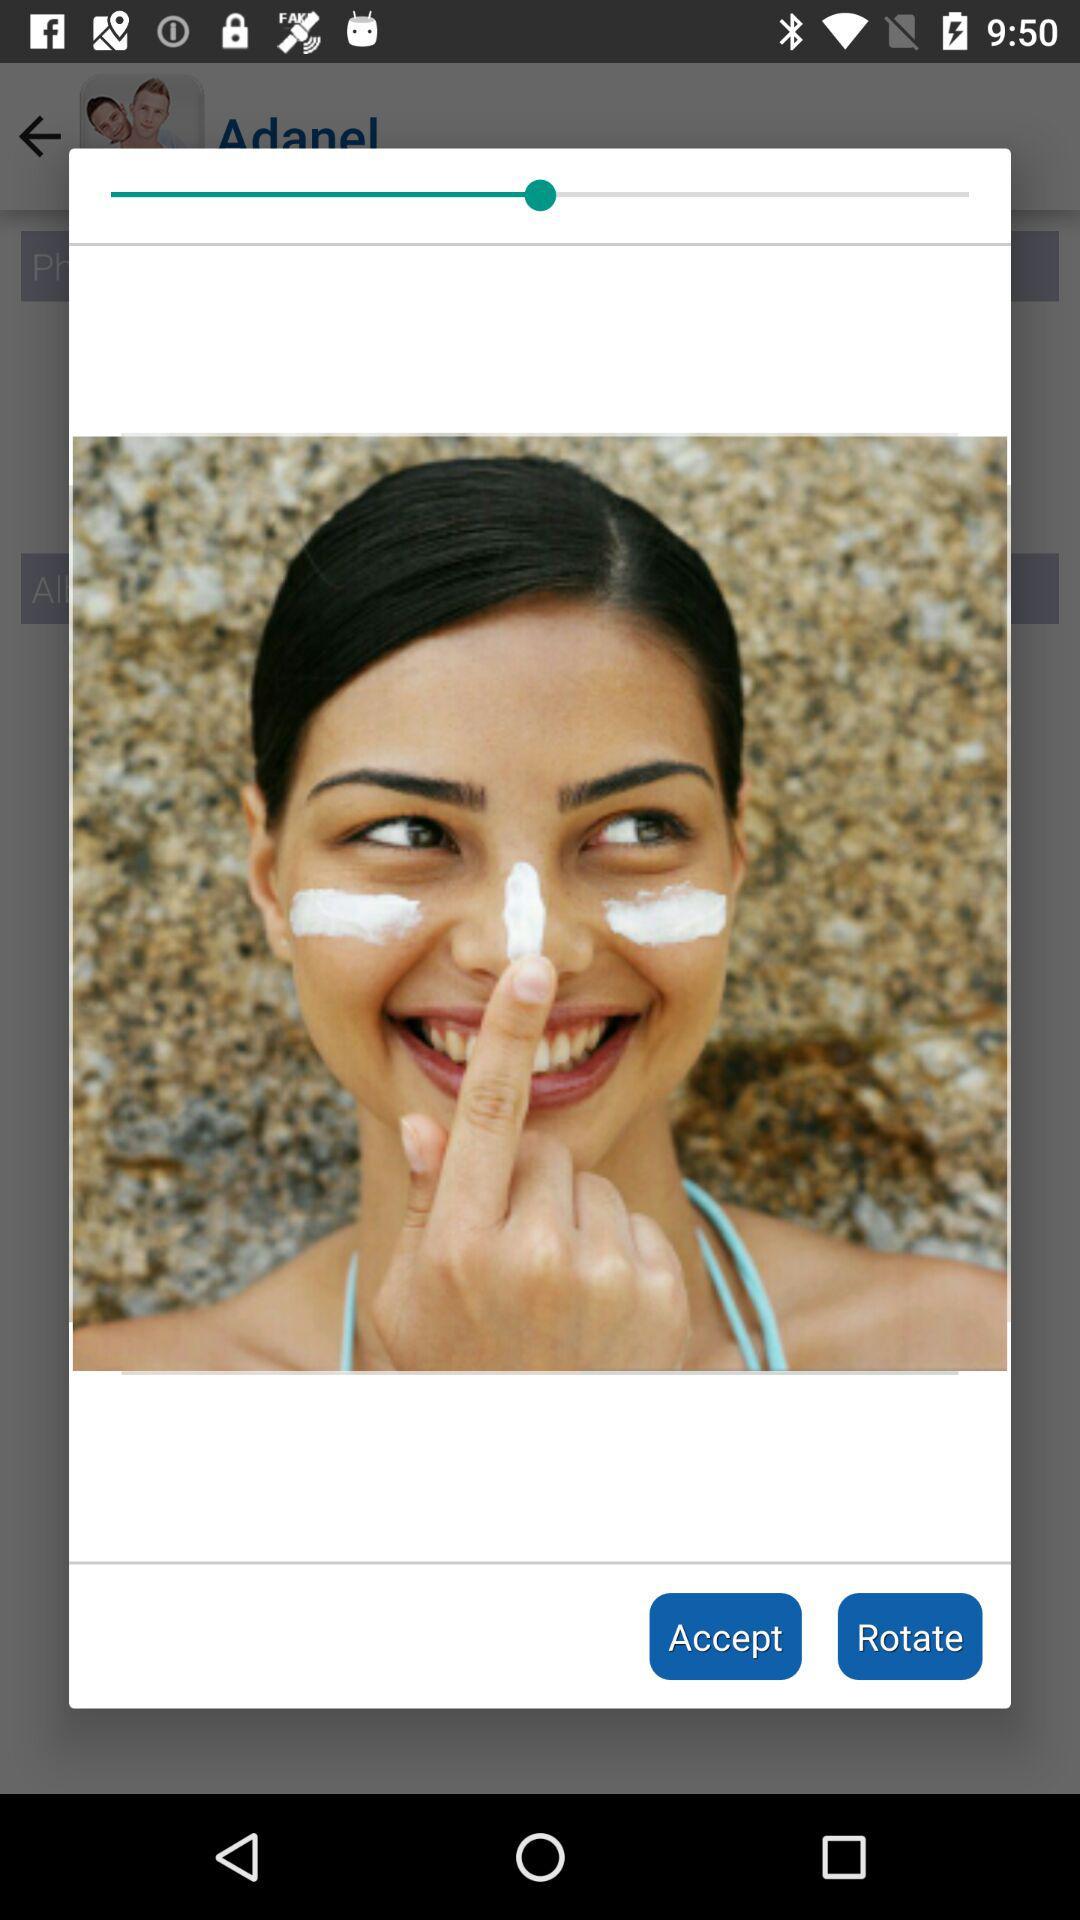 This screenshot has width=1080, height=1920. I want to click on the item next to the accept item, so click(910, 1636).